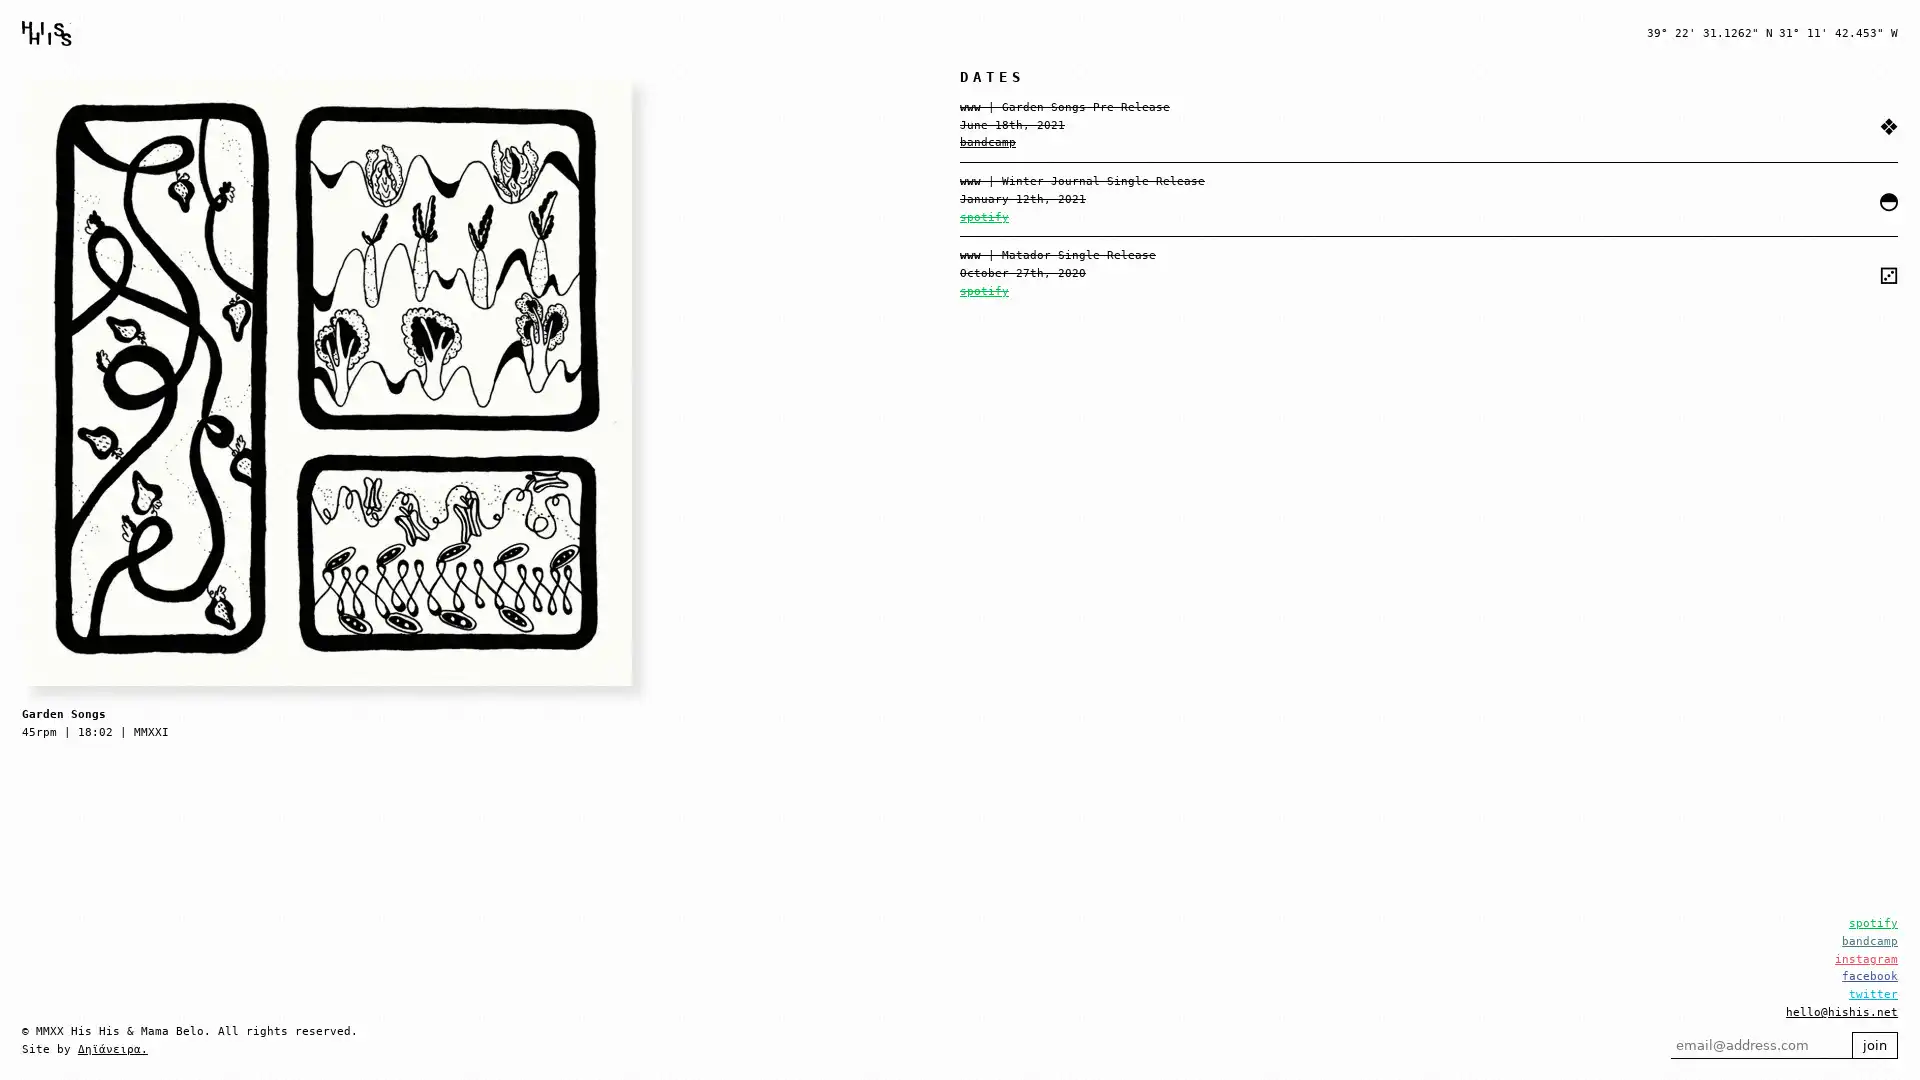 The width and height of the screenshot is (1920, 1080). I want to click on join, so click(1776, 985).